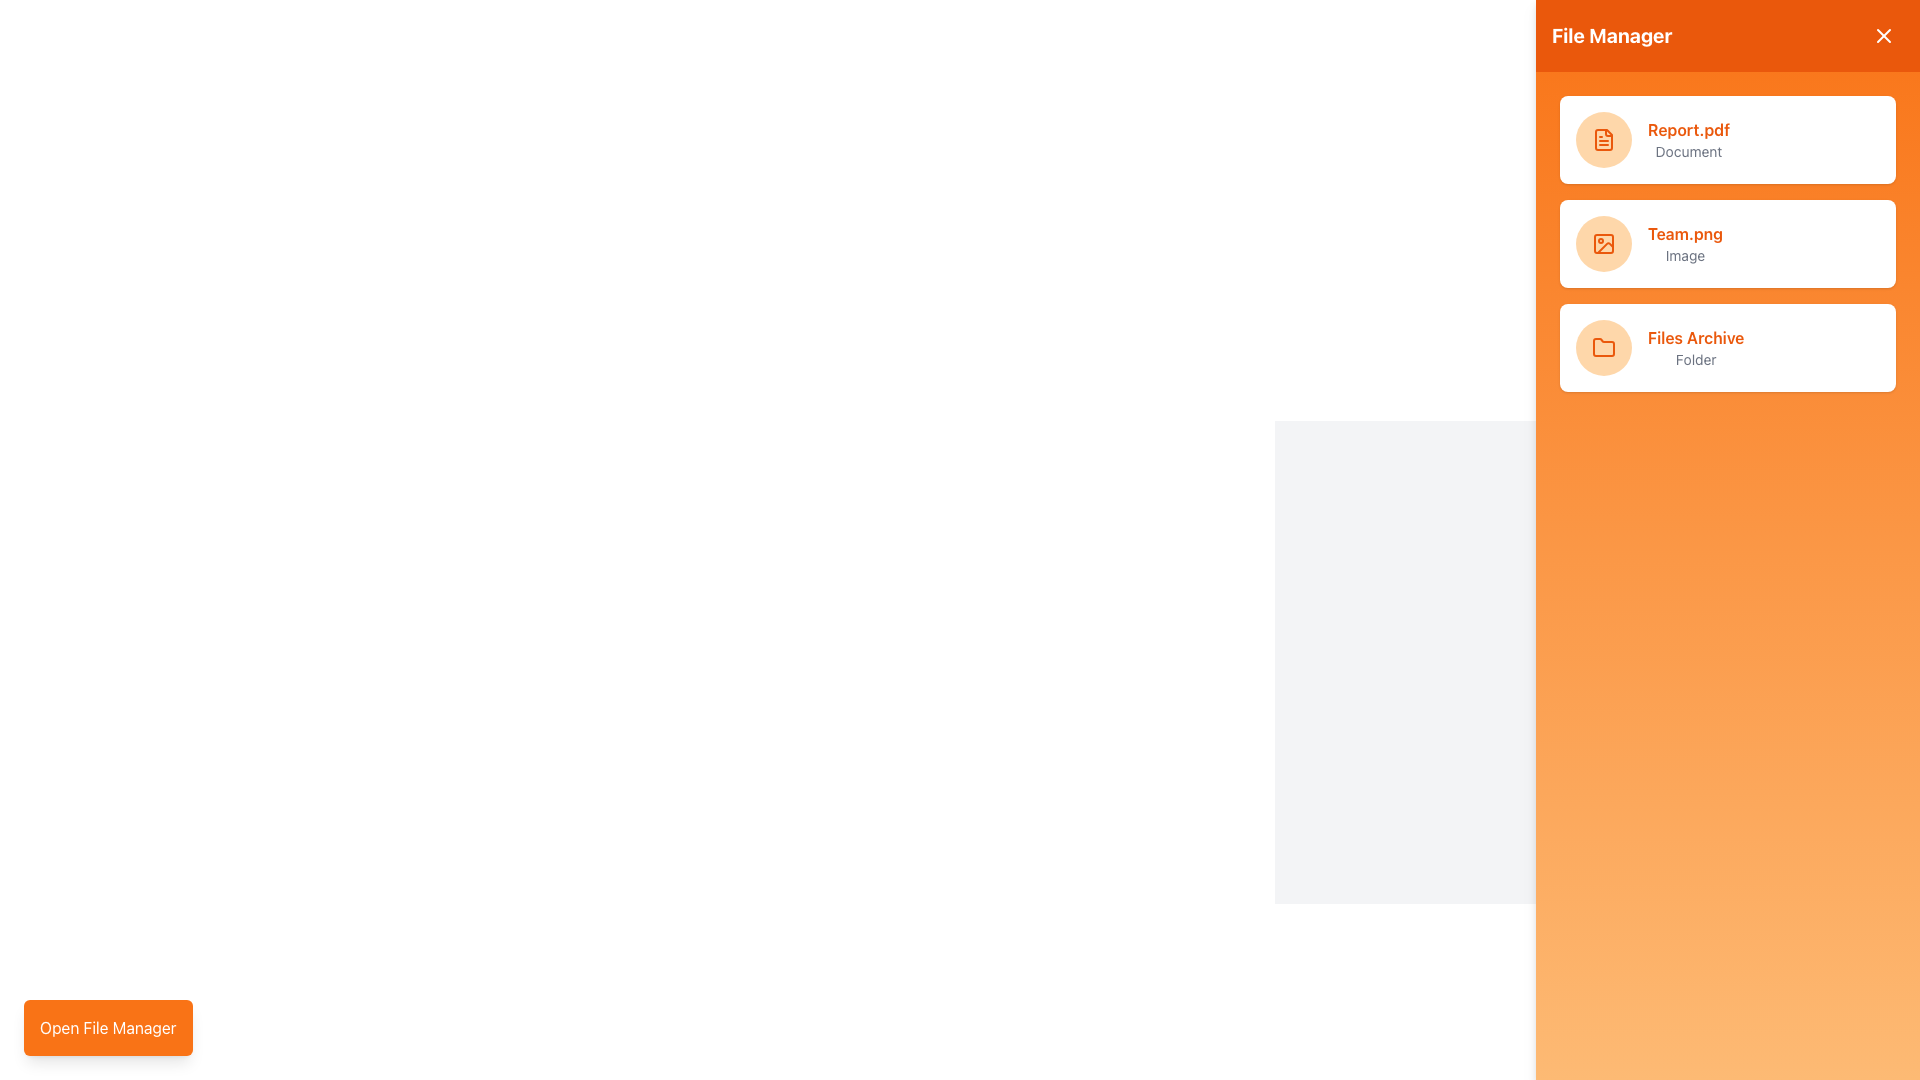  I want to click on the third list item representing a file entry labeled 'Files Archive' in order, so click(1727, 346).